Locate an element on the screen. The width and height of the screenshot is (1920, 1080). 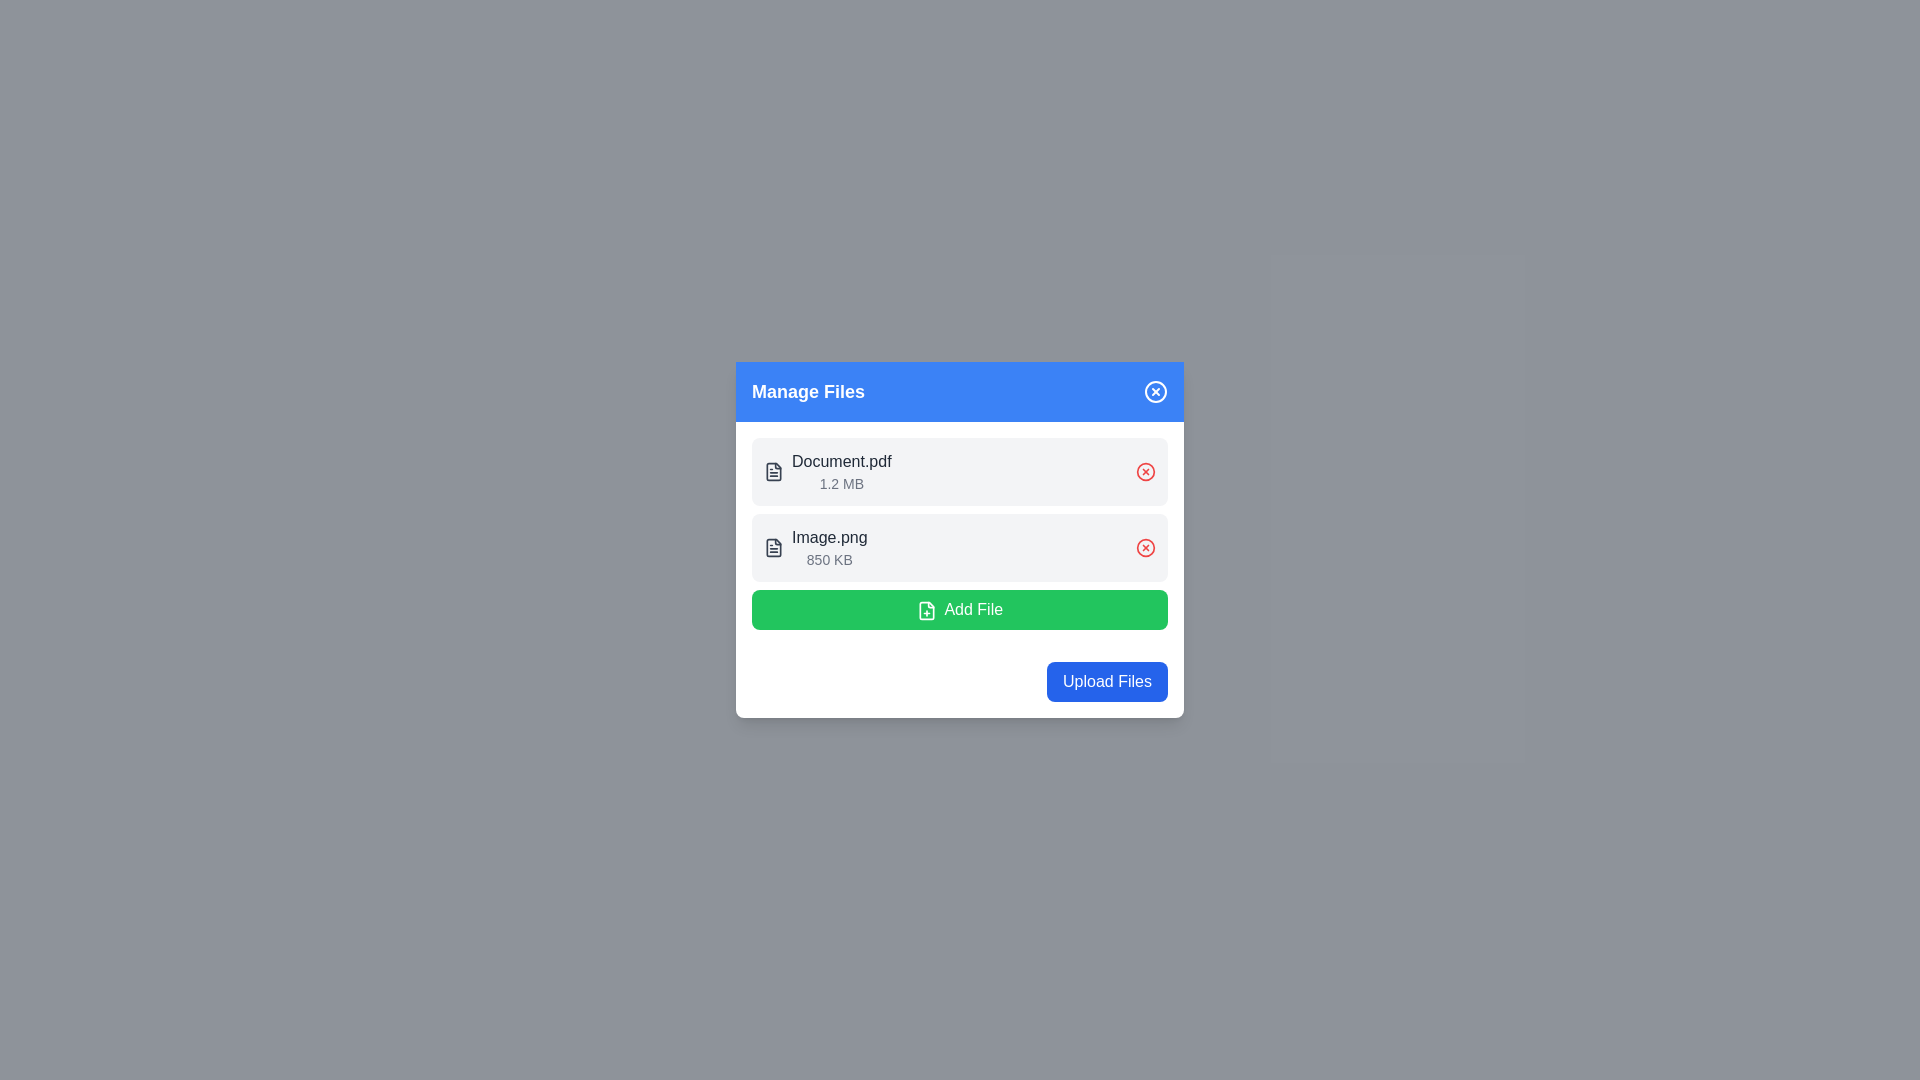
the static informational text displaying the size of the file 'Document.pdf', which is the second element in the vertical list of the 'Manage Files' card UI is located at coordinates (841, 483).